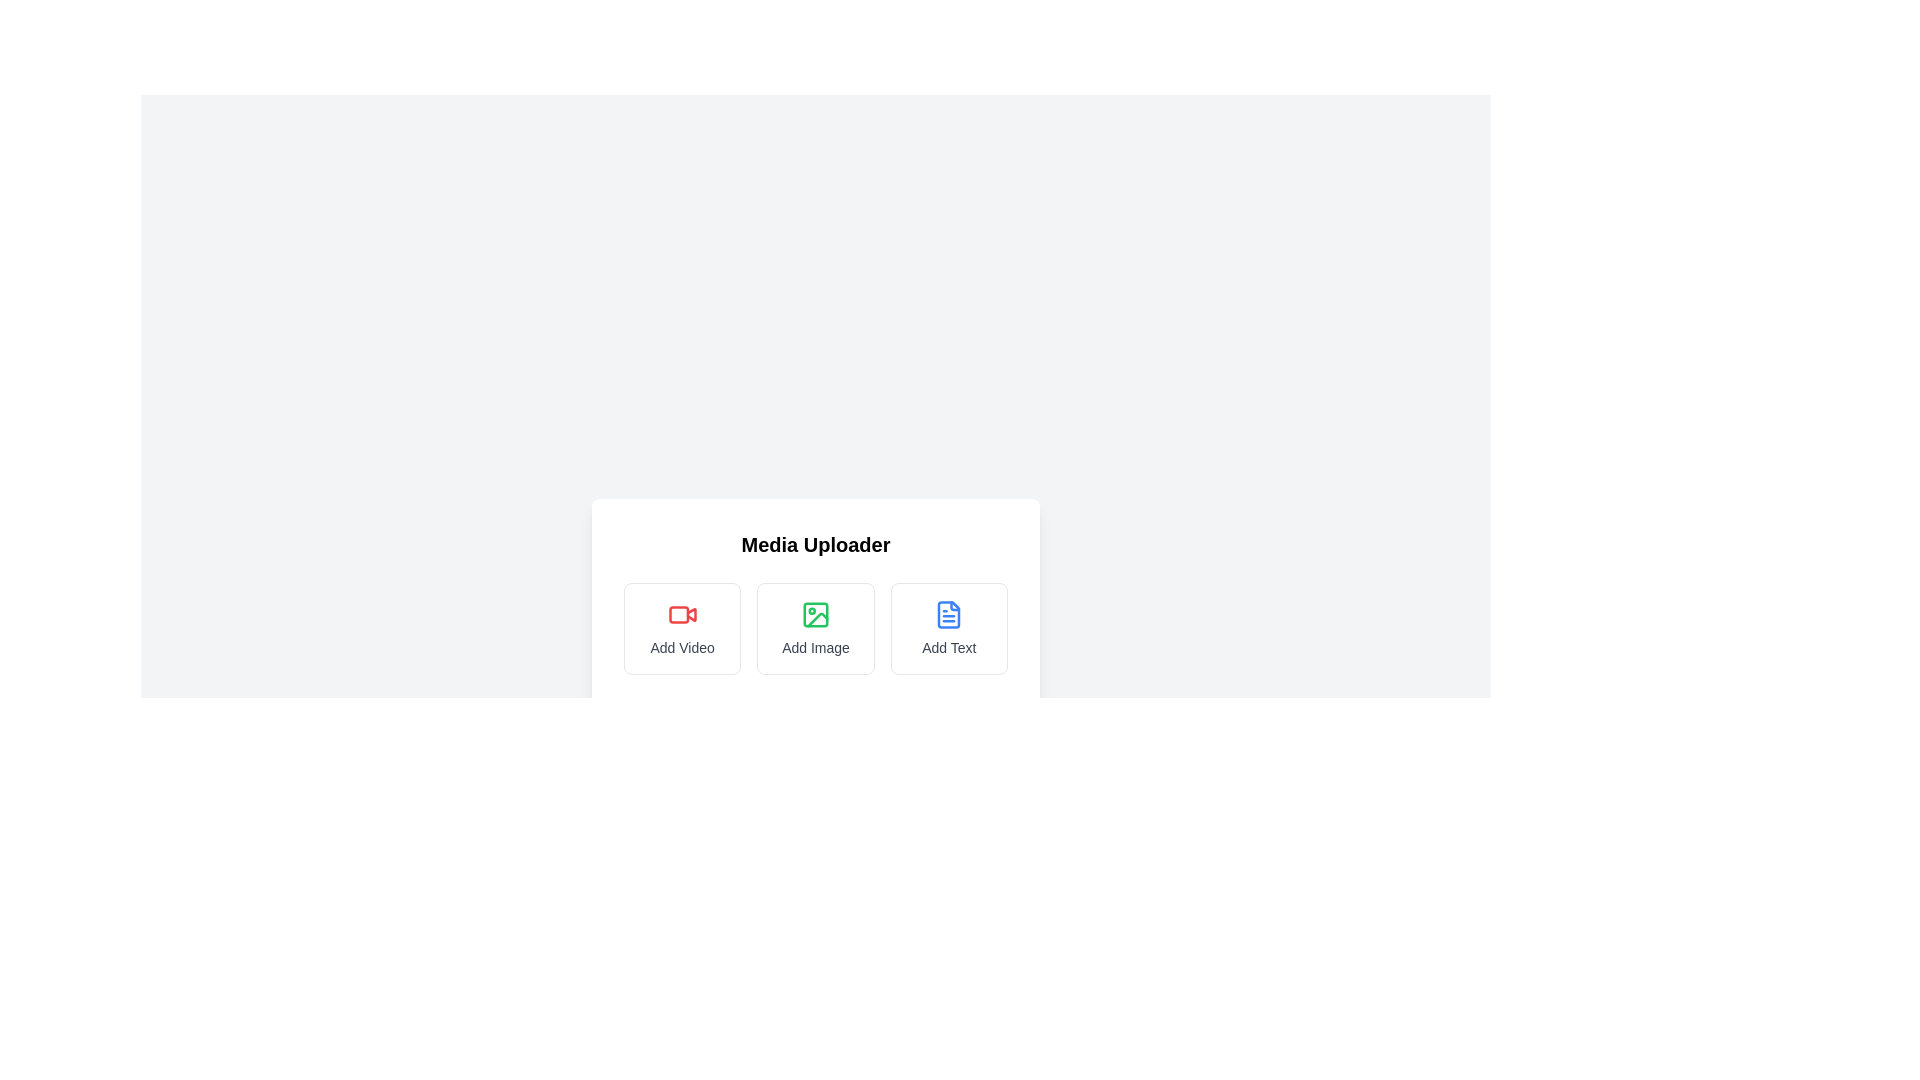  Describe the element at coordinates (816, 627) in the screenshot. I see `the second card in the grid layout that allows users` at that location.